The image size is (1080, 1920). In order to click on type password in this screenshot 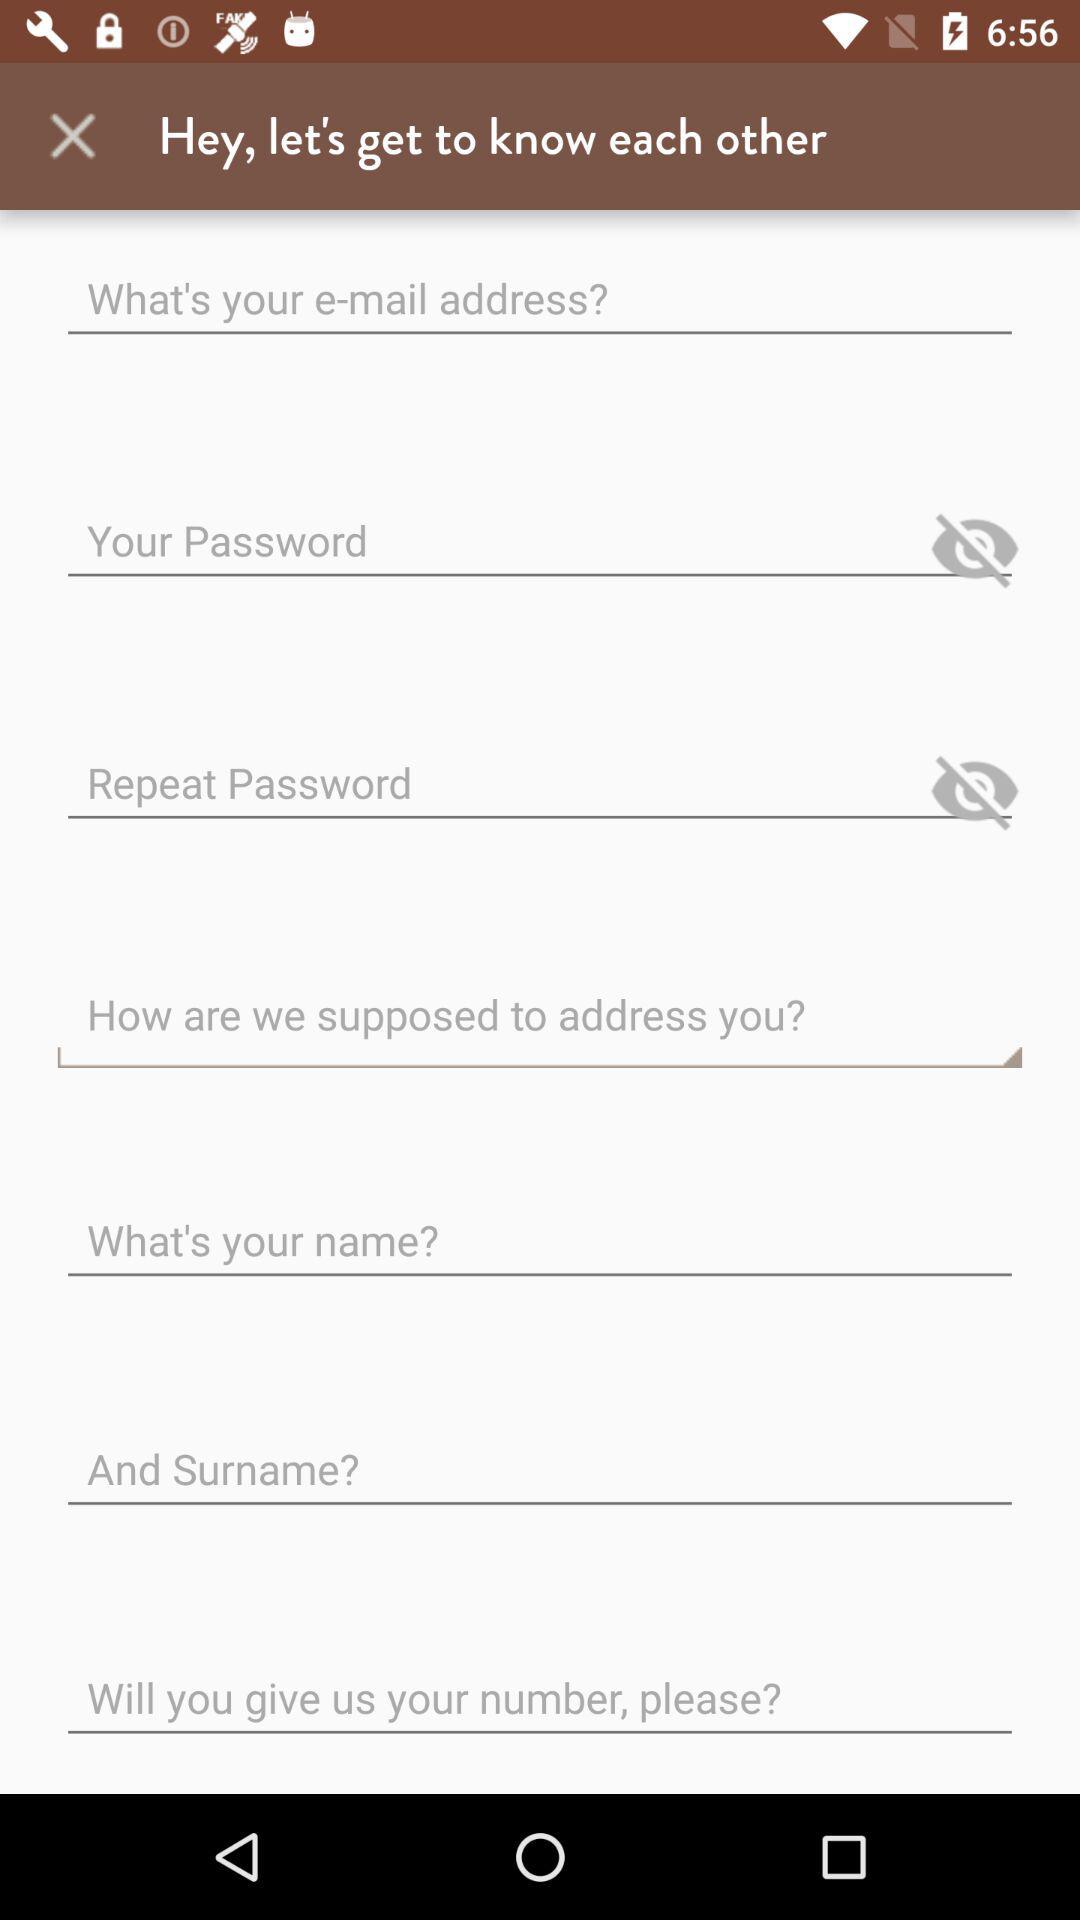, I will do `click(540, 765)`.